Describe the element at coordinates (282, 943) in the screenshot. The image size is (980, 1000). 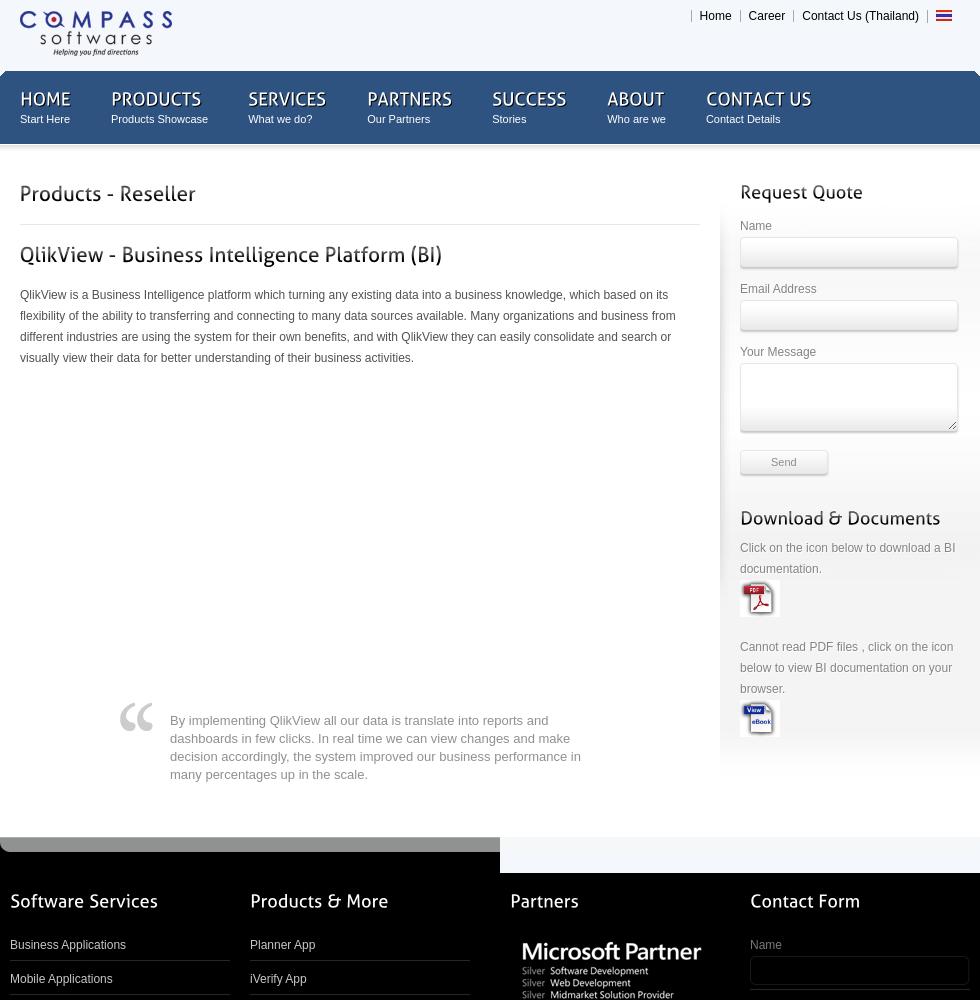
I see `'Planner App'` at that location.